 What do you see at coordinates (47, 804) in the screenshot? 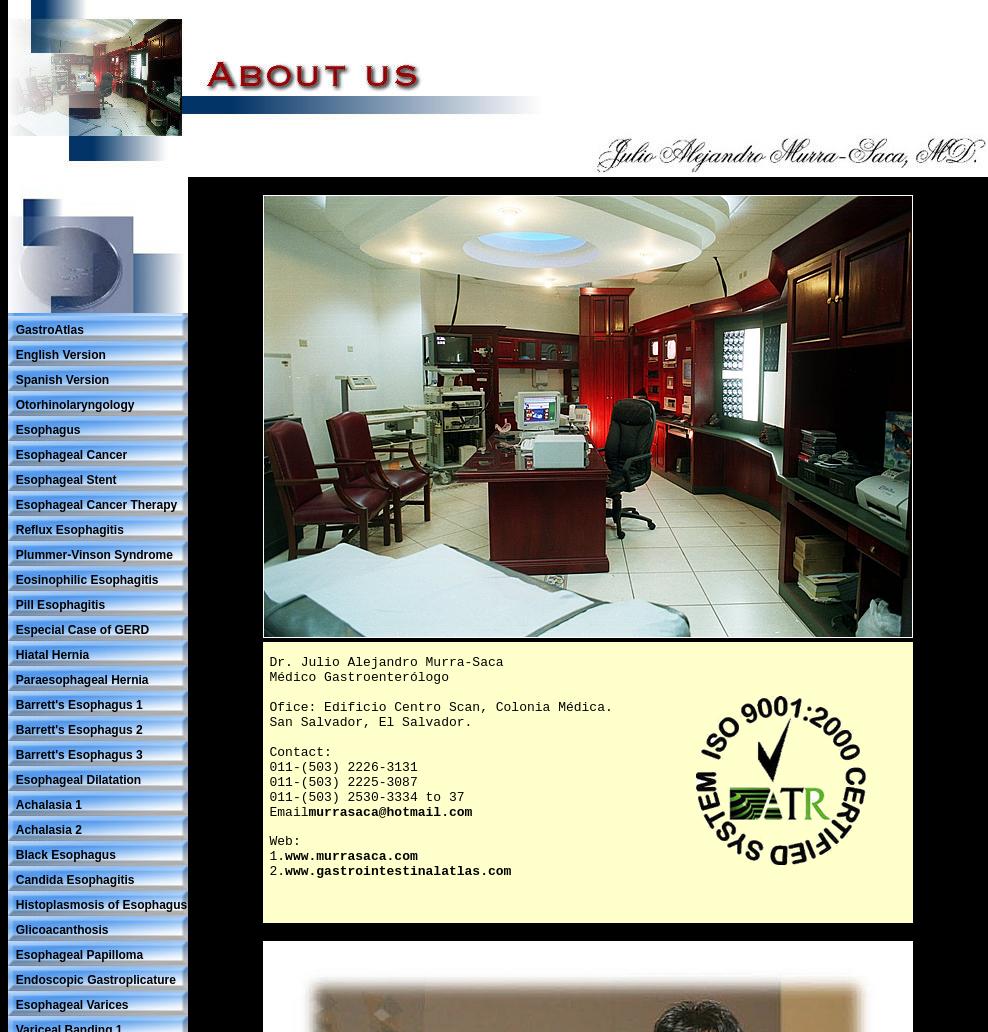
I see `'Achalasia 1'` at bounding box center [47, 804].